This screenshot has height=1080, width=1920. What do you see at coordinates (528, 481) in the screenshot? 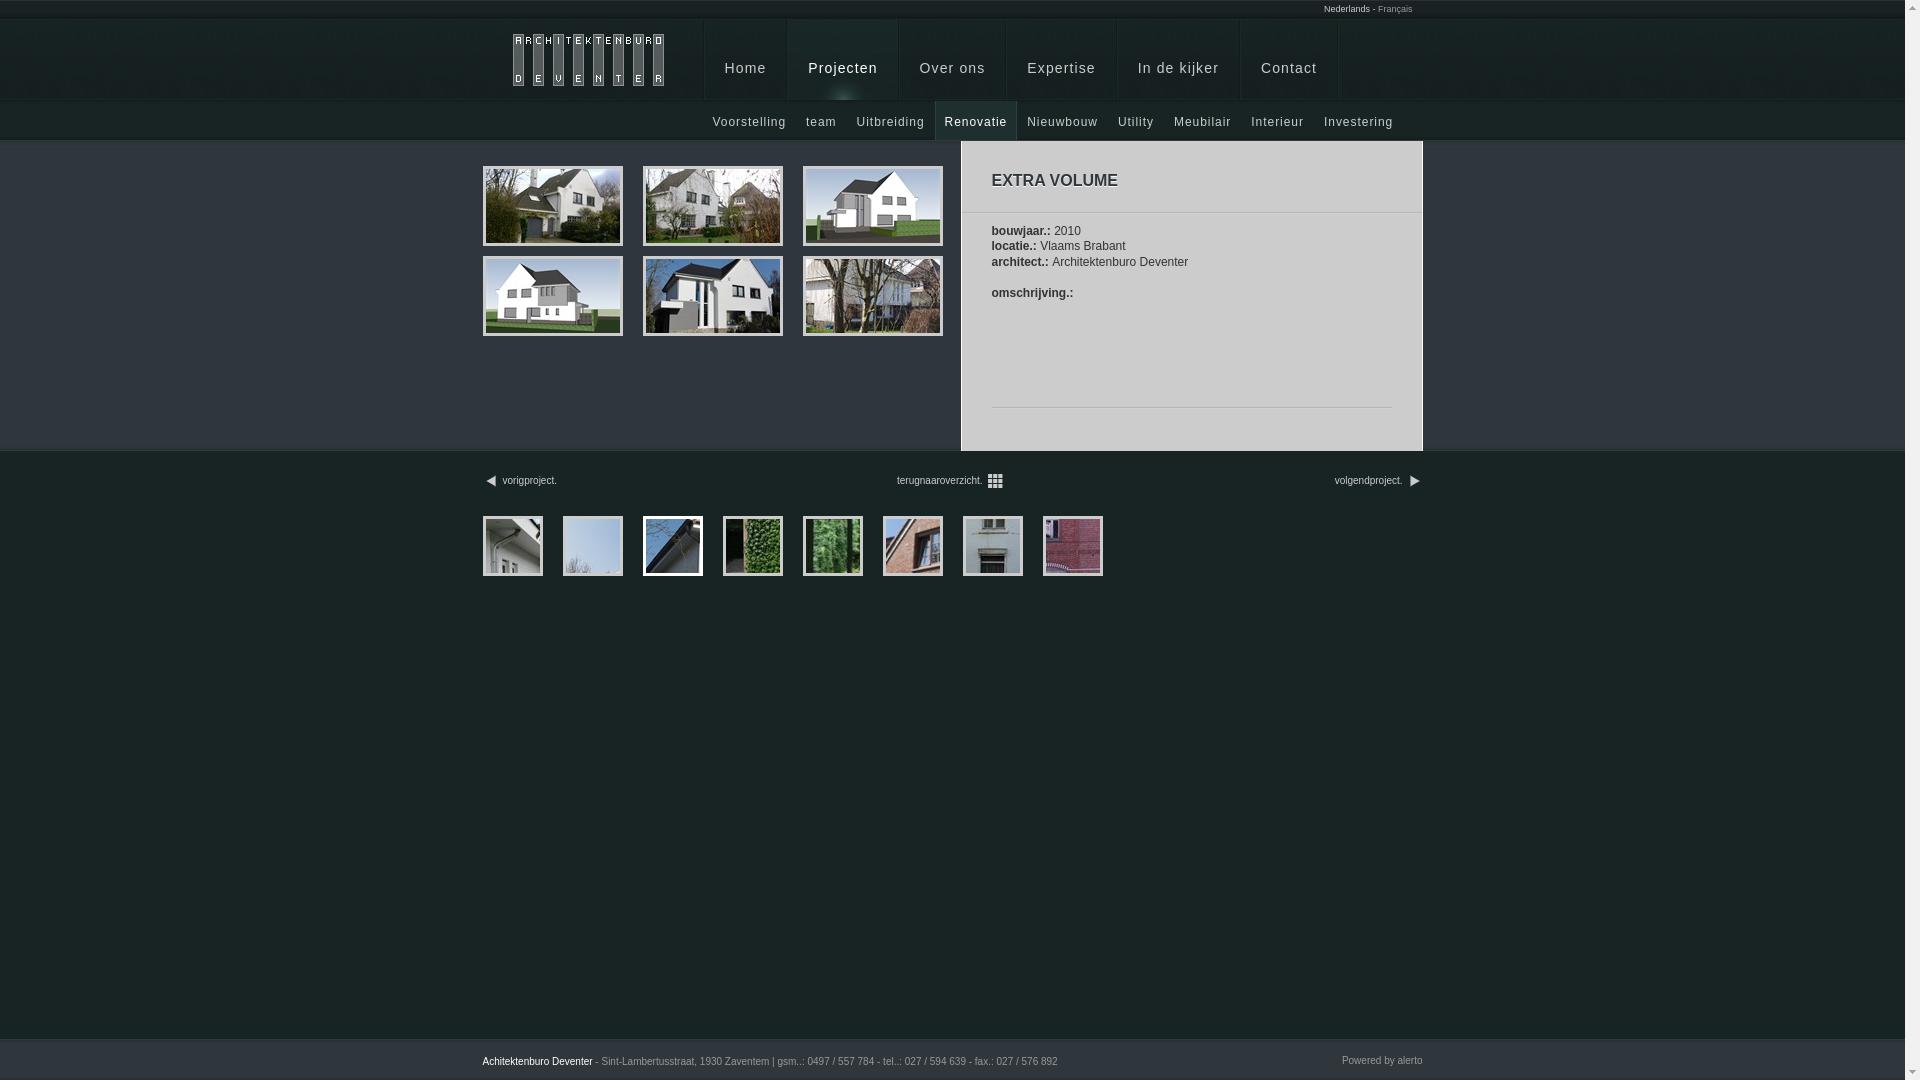
I see `'vorigproject.'` at bounding box center [528, 481].